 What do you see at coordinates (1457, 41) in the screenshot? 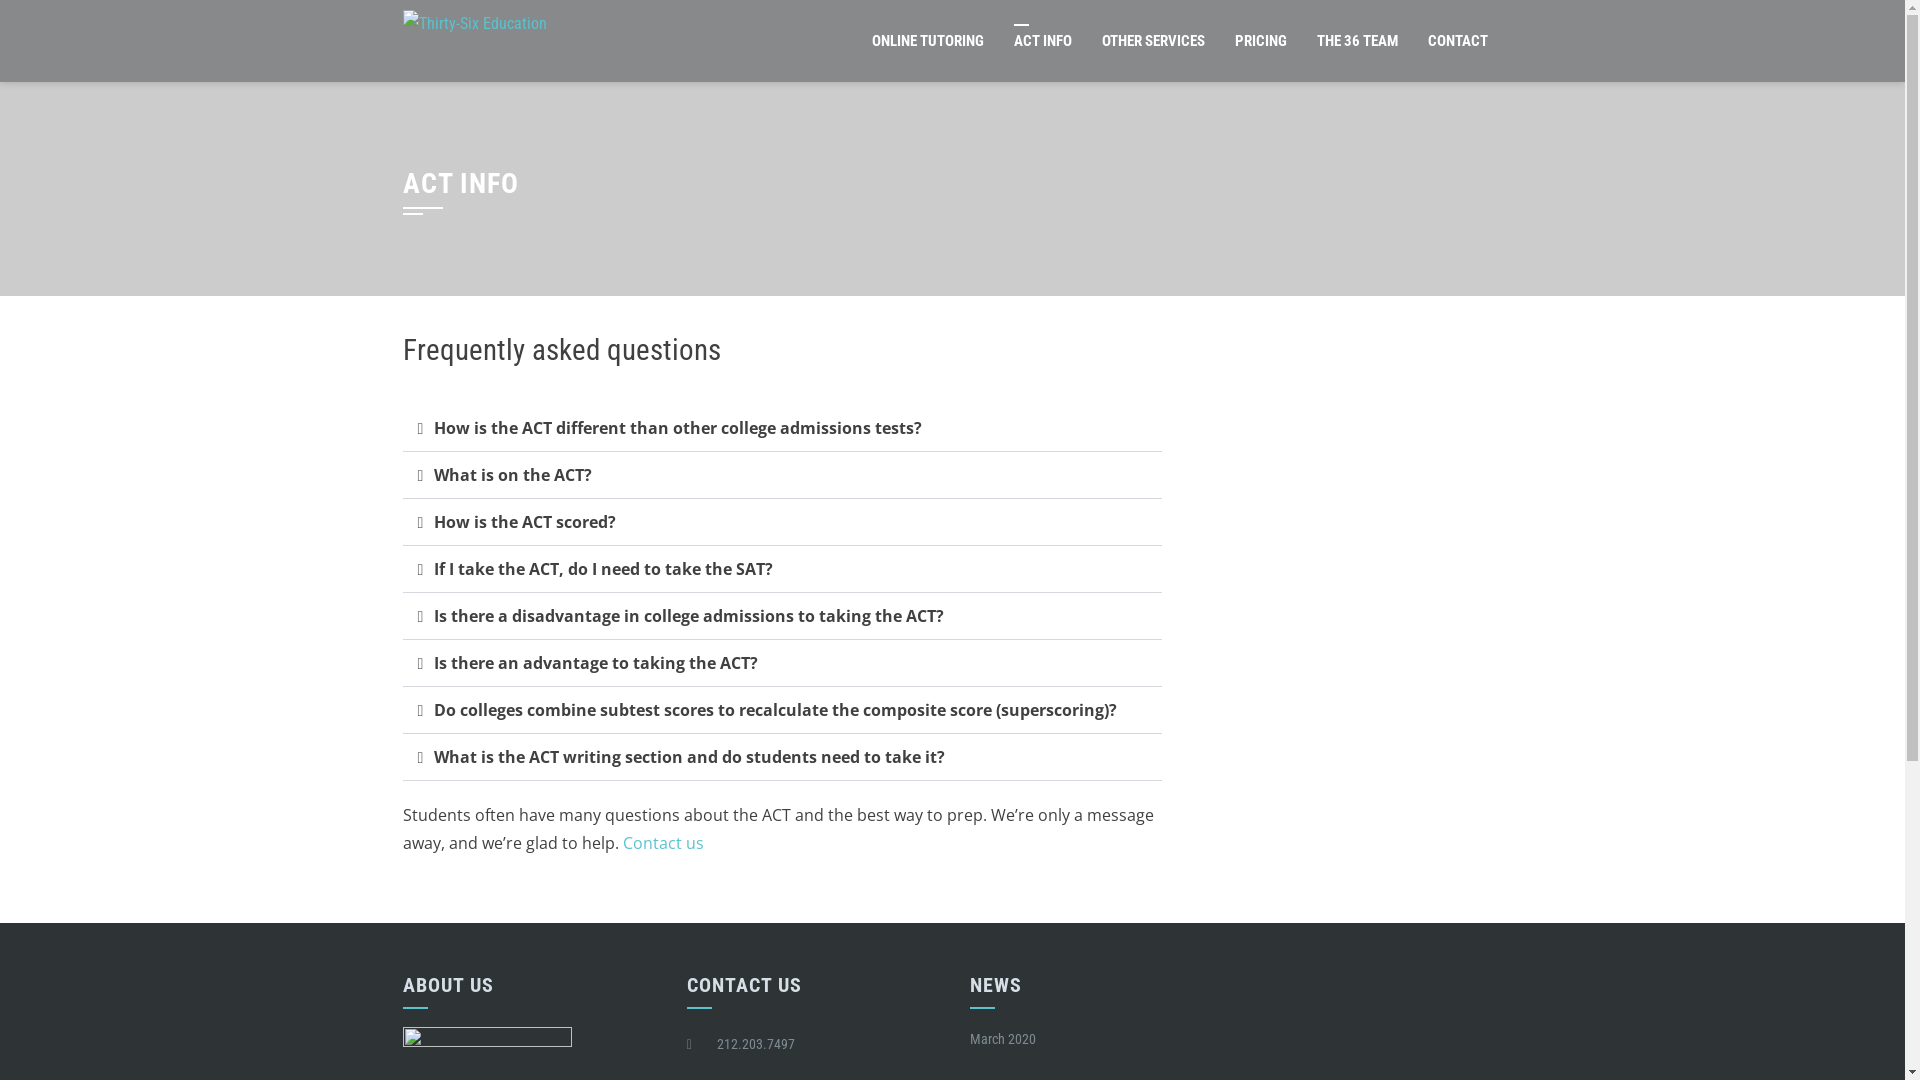
I see `'CONTACT'` at bounding box center [1457, 41].